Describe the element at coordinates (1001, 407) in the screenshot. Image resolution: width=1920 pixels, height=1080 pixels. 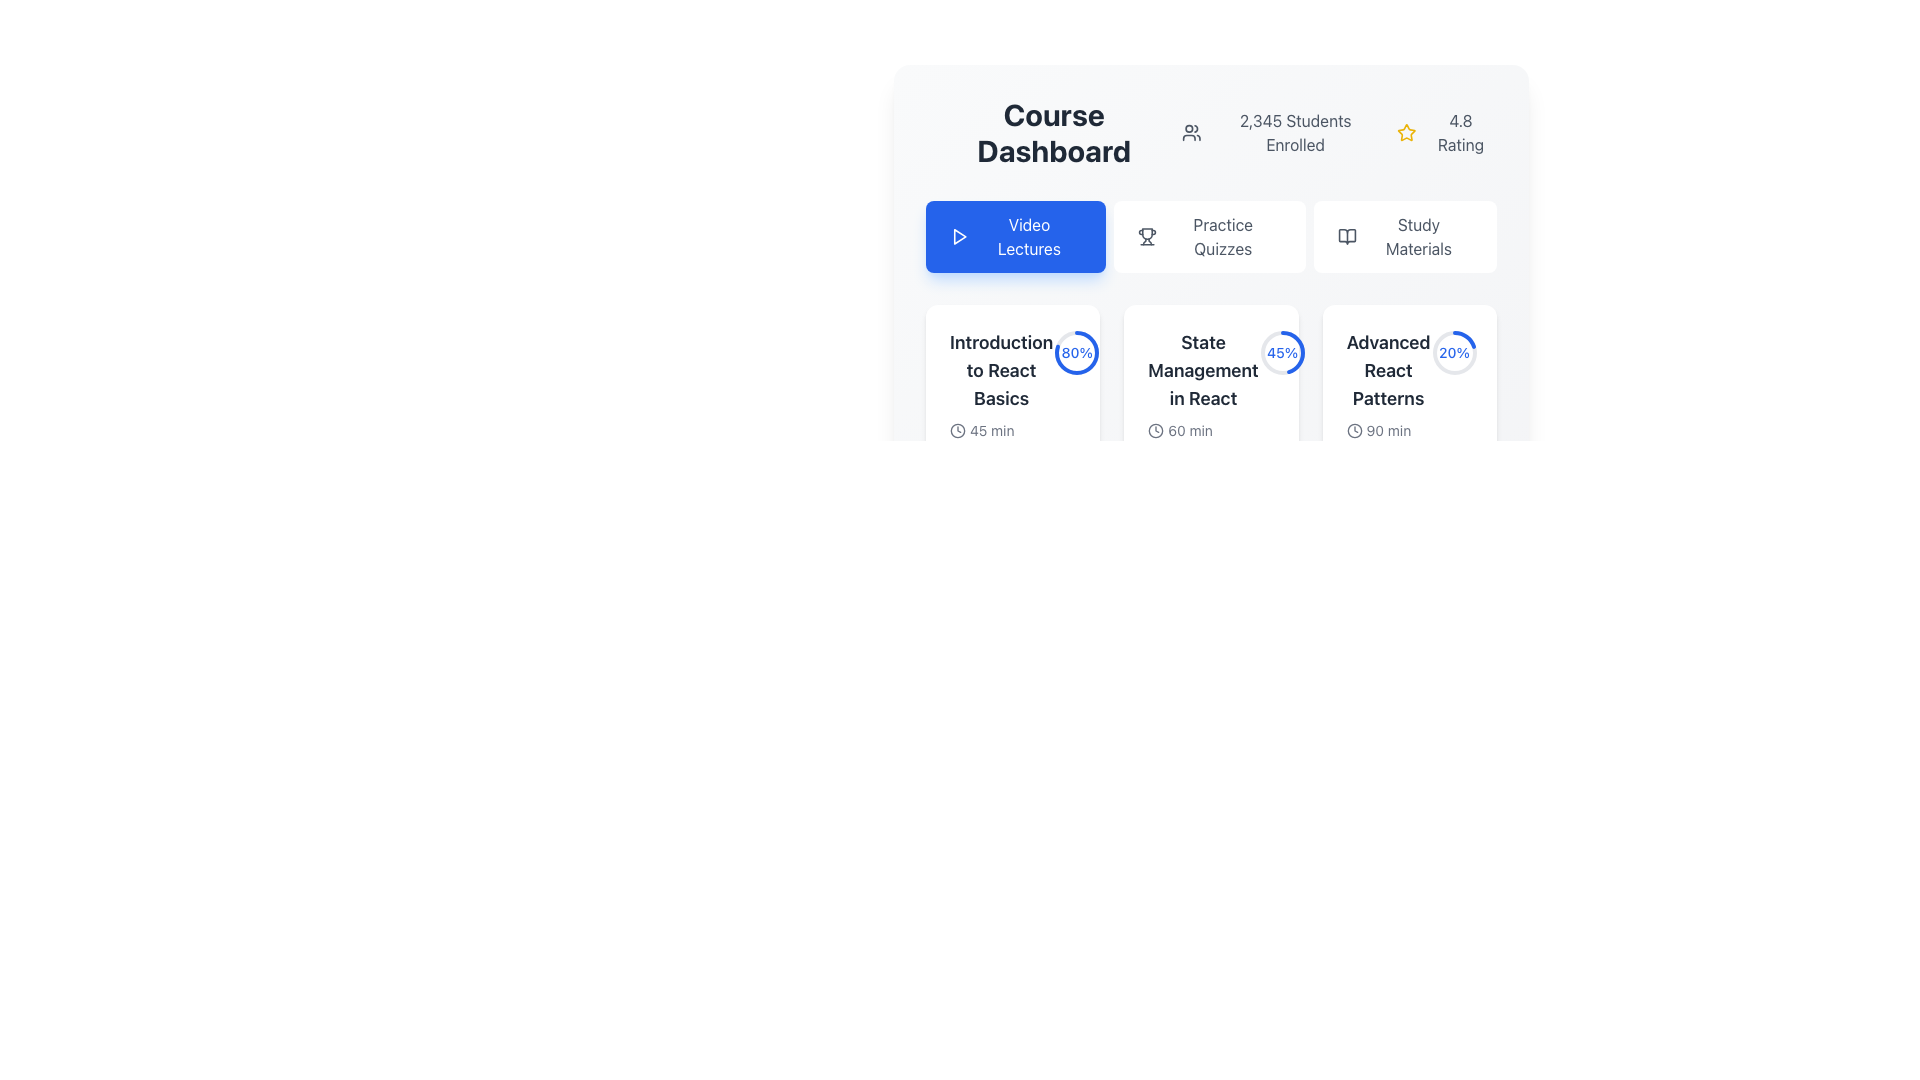
I see `the Content card for the course 'Introduction to React Basics', which is the leftmost item in the row of course cards` at that location.